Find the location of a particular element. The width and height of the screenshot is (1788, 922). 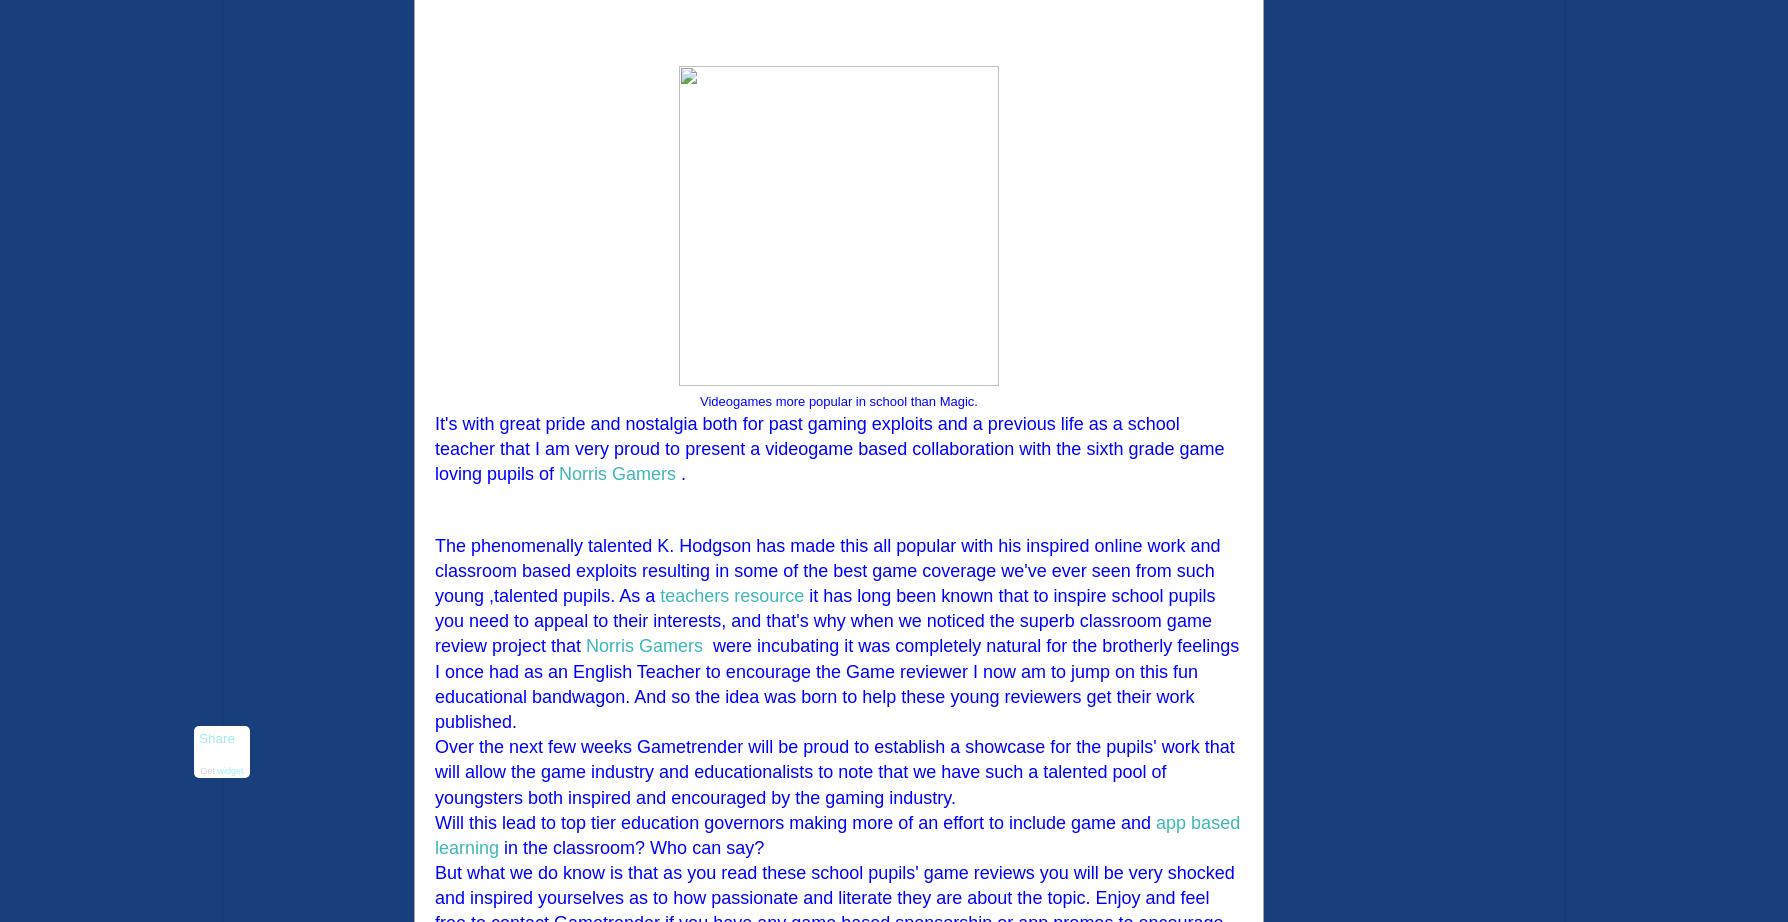

'in the classroom? Who can say?' is located at coordinates (631, 846).